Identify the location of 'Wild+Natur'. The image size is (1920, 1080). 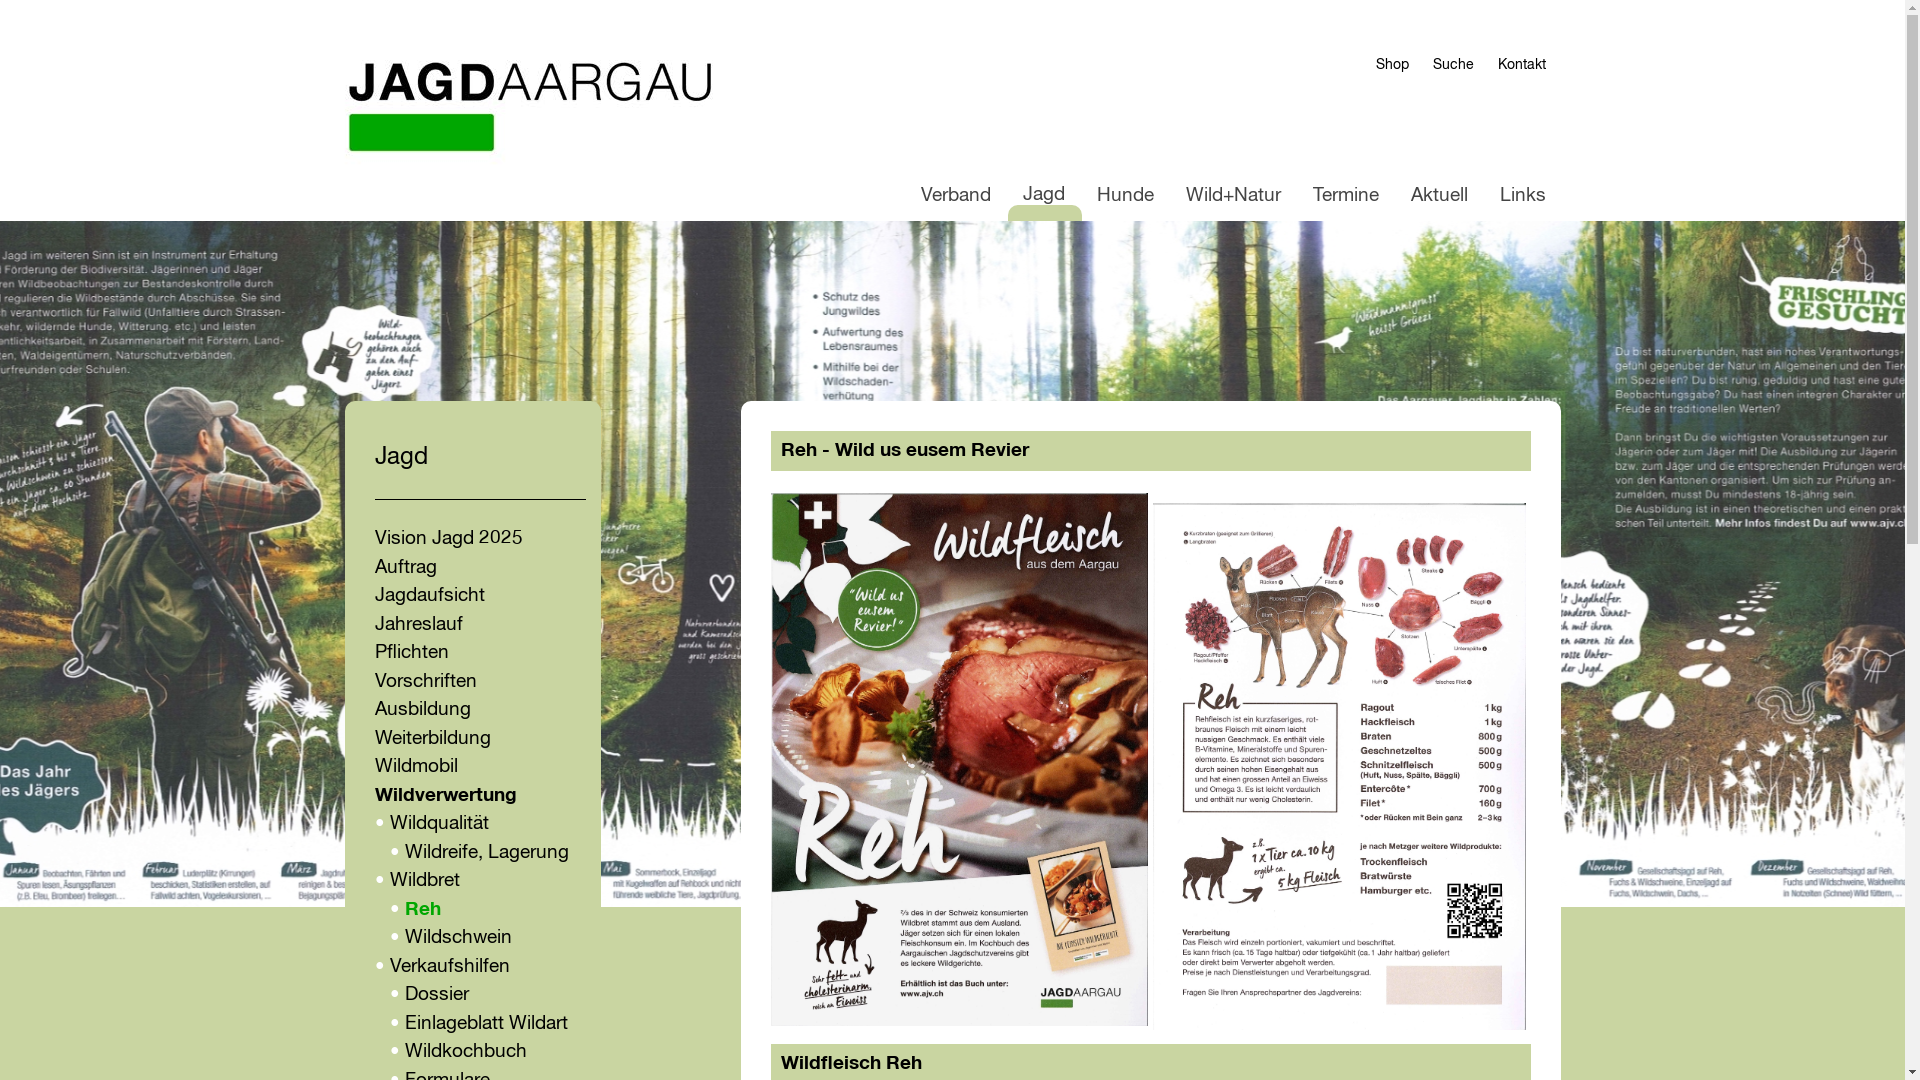
(1231, 196).